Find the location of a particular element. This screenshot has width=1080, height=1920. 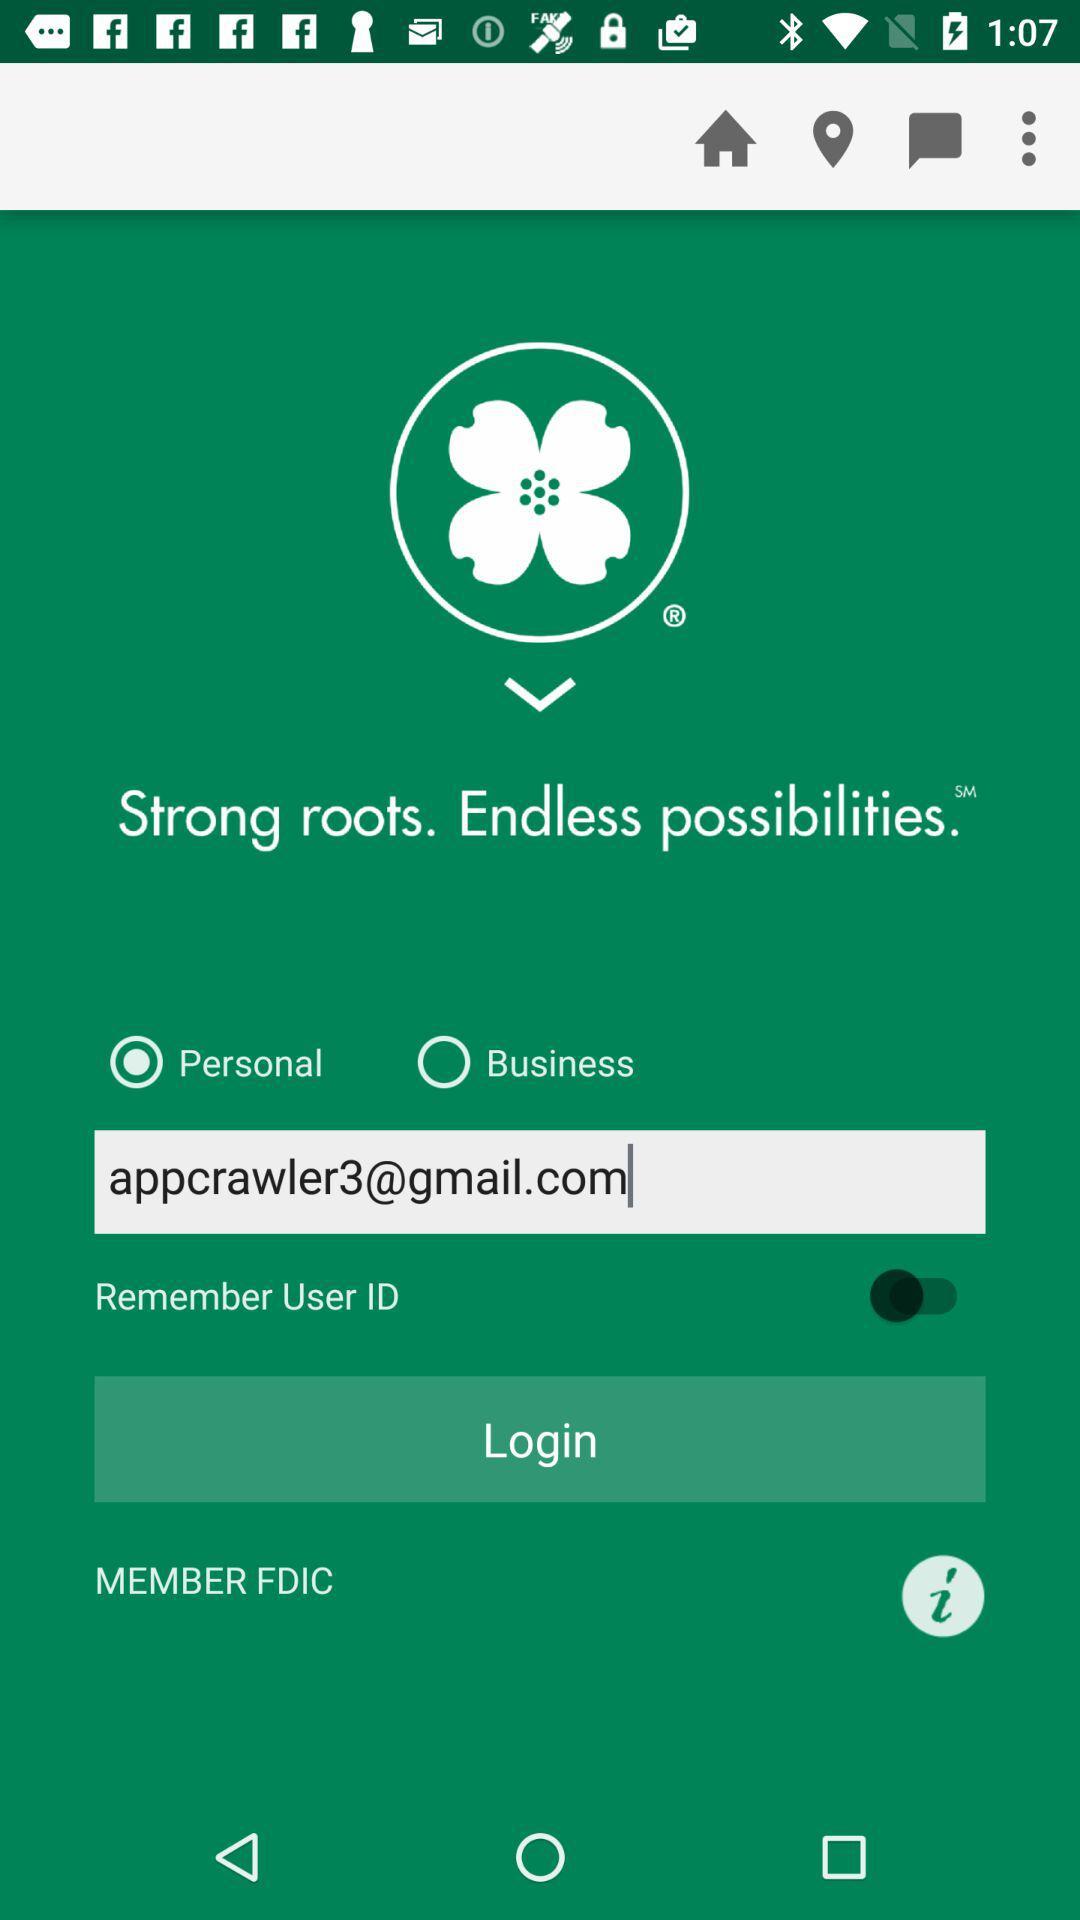

remember id is located at coordinates (923, 1295).